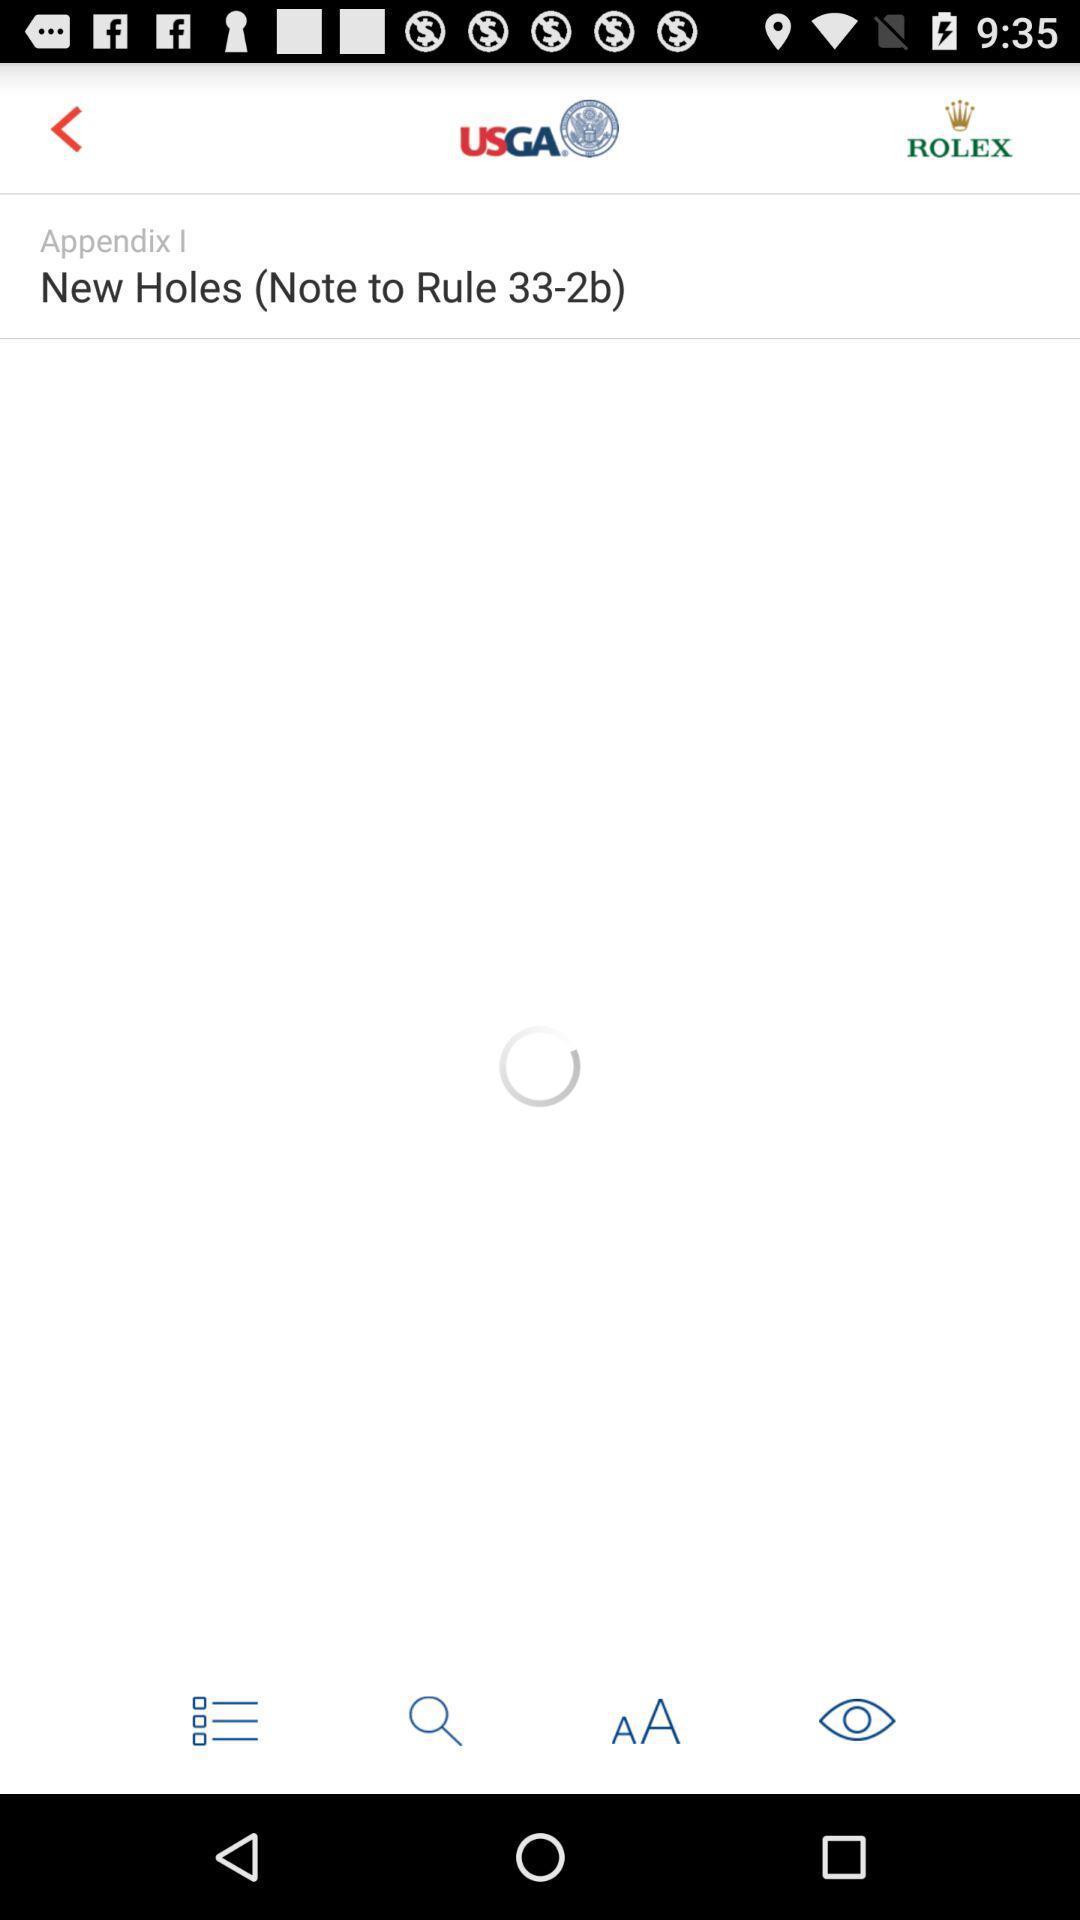  Describe the element at coordinates (959, 127) in the screenshot. I see `rolex` at that location.